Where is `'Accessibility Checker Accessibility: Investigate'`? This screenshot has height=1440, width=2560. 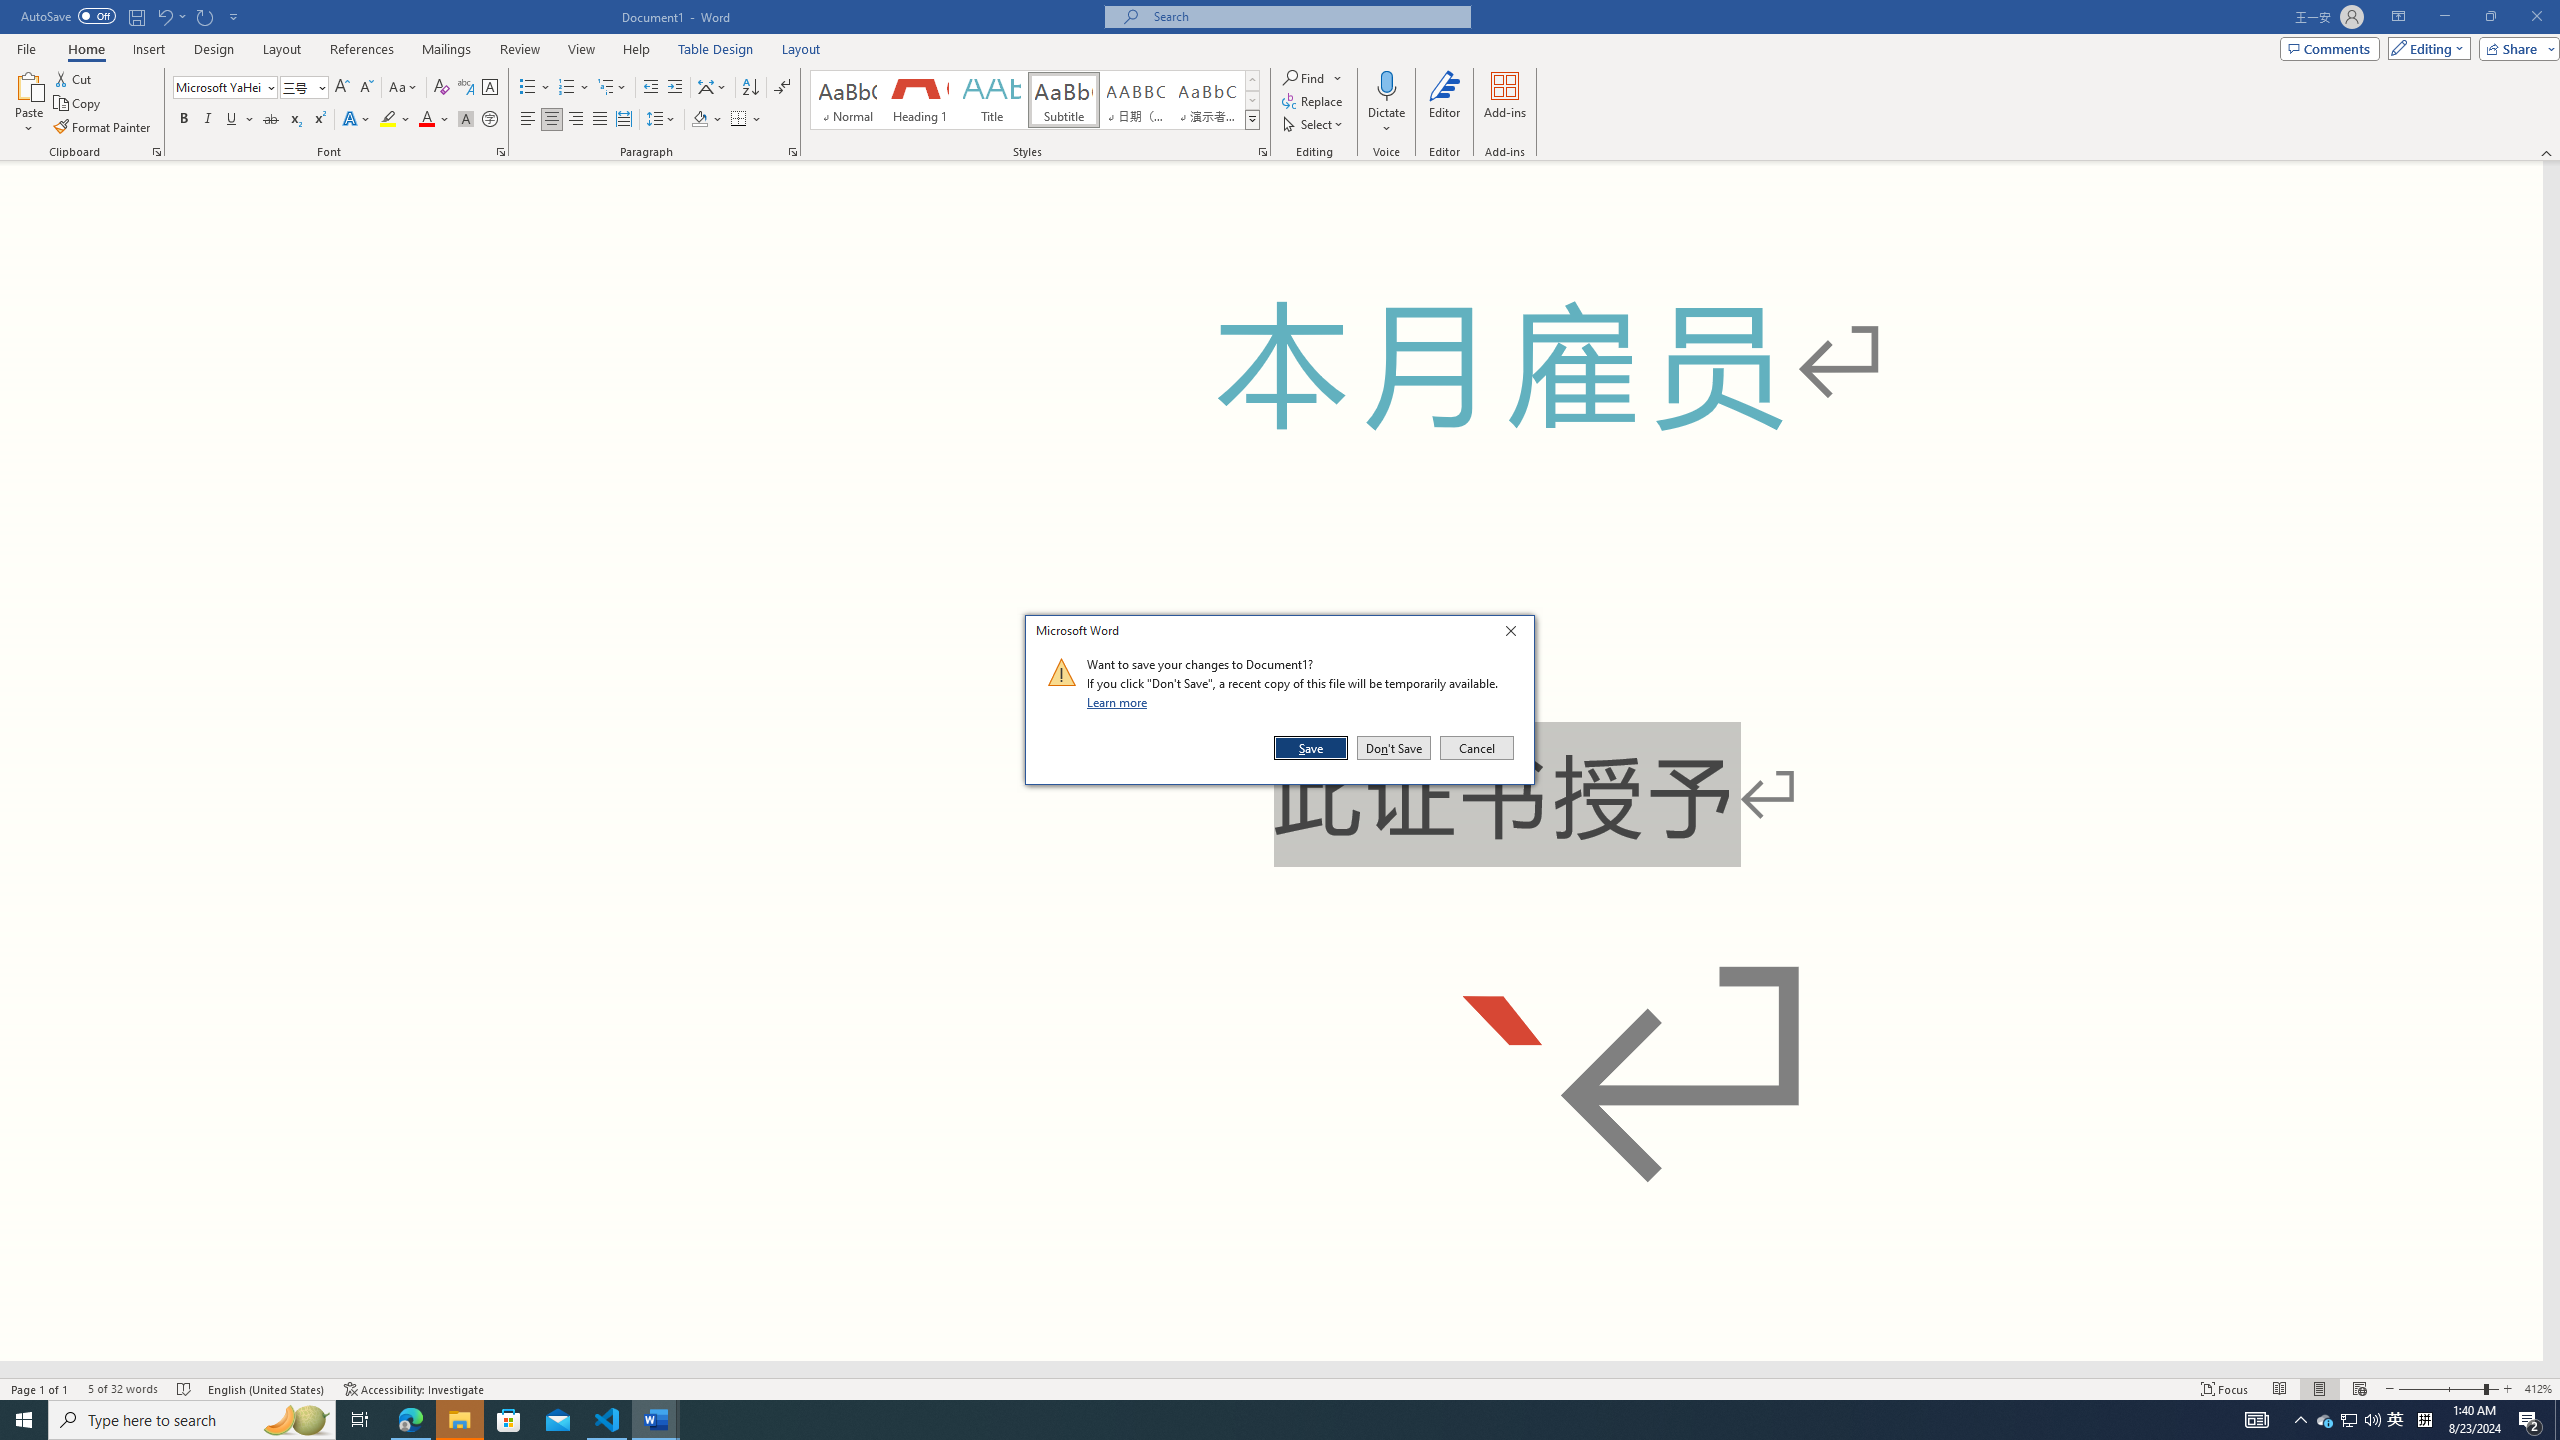
'Accessibility Checker Accessibility: Investigate' is located at coordinates (413, 1389).